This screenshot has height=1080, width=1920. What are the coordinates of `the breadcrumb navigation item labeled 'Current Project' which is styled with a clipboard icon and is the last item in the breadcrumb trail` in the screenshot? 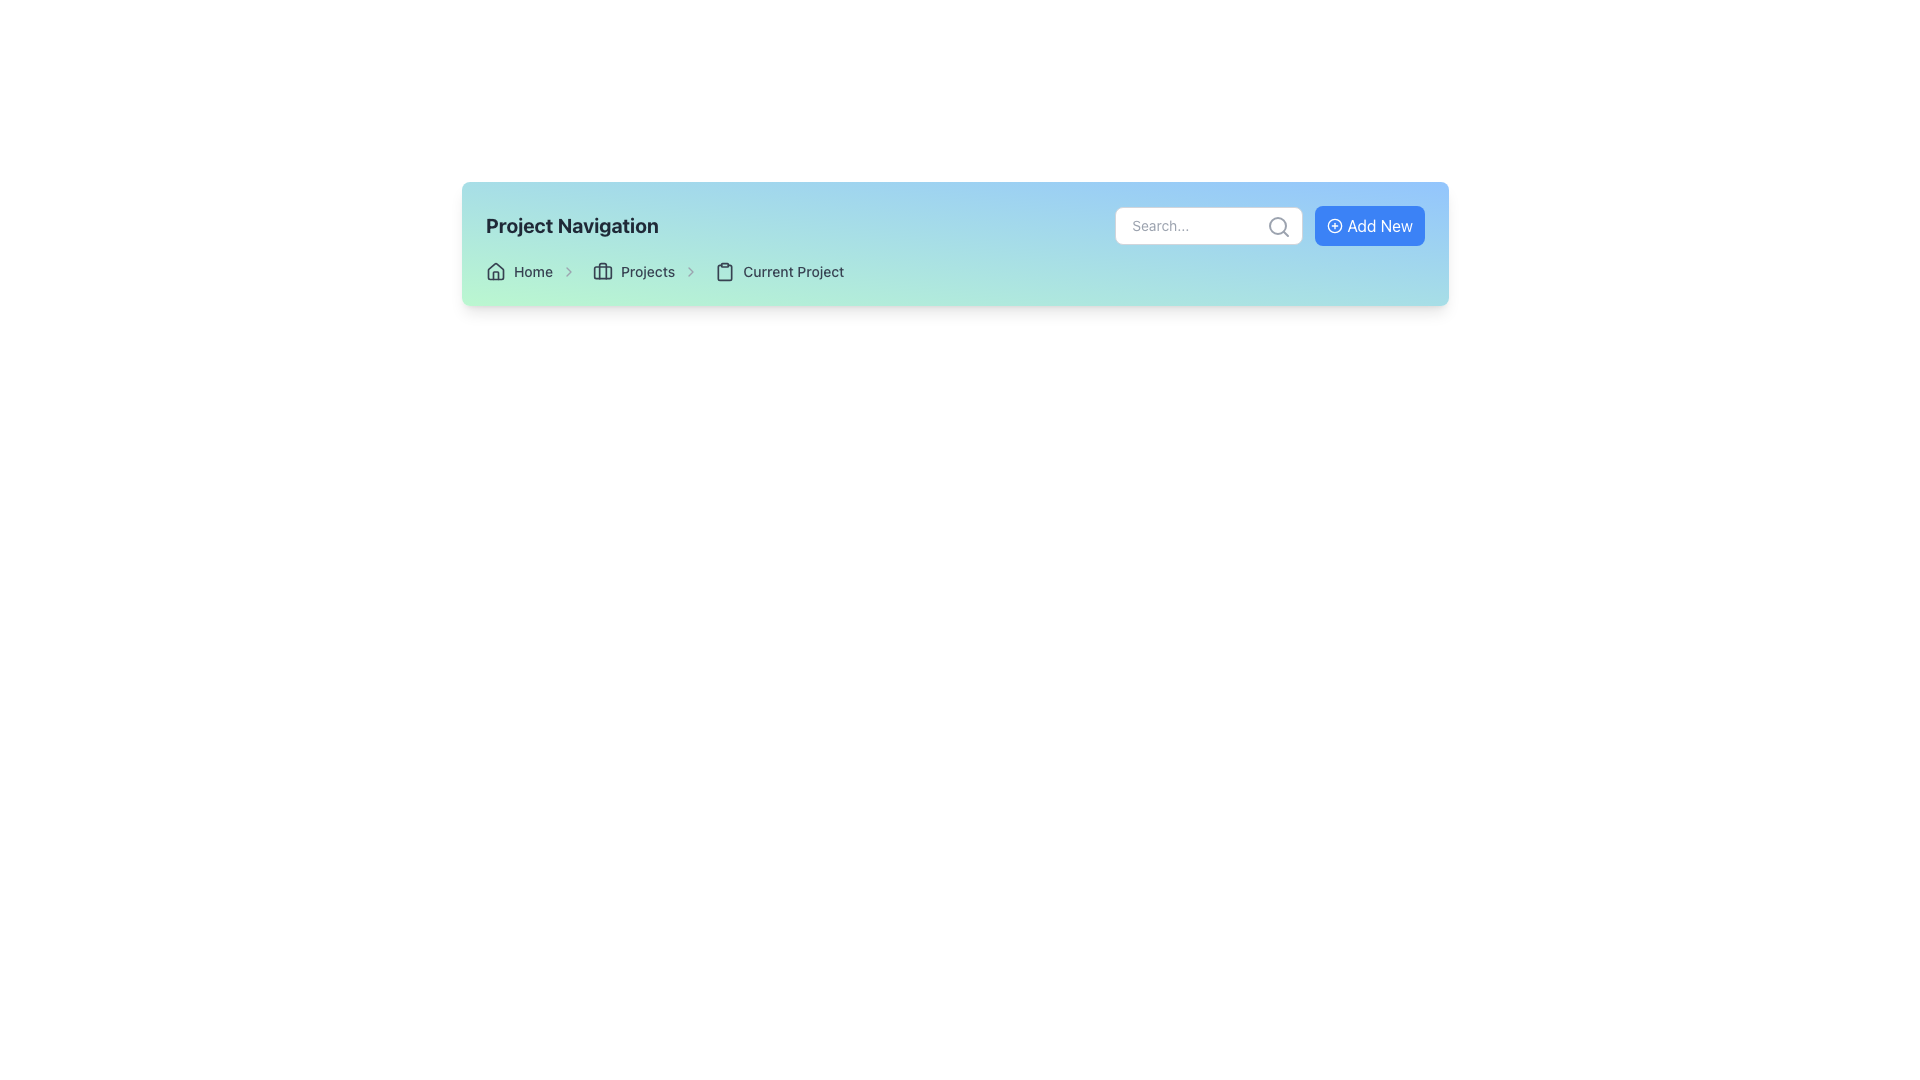 It's located at (778, 272).